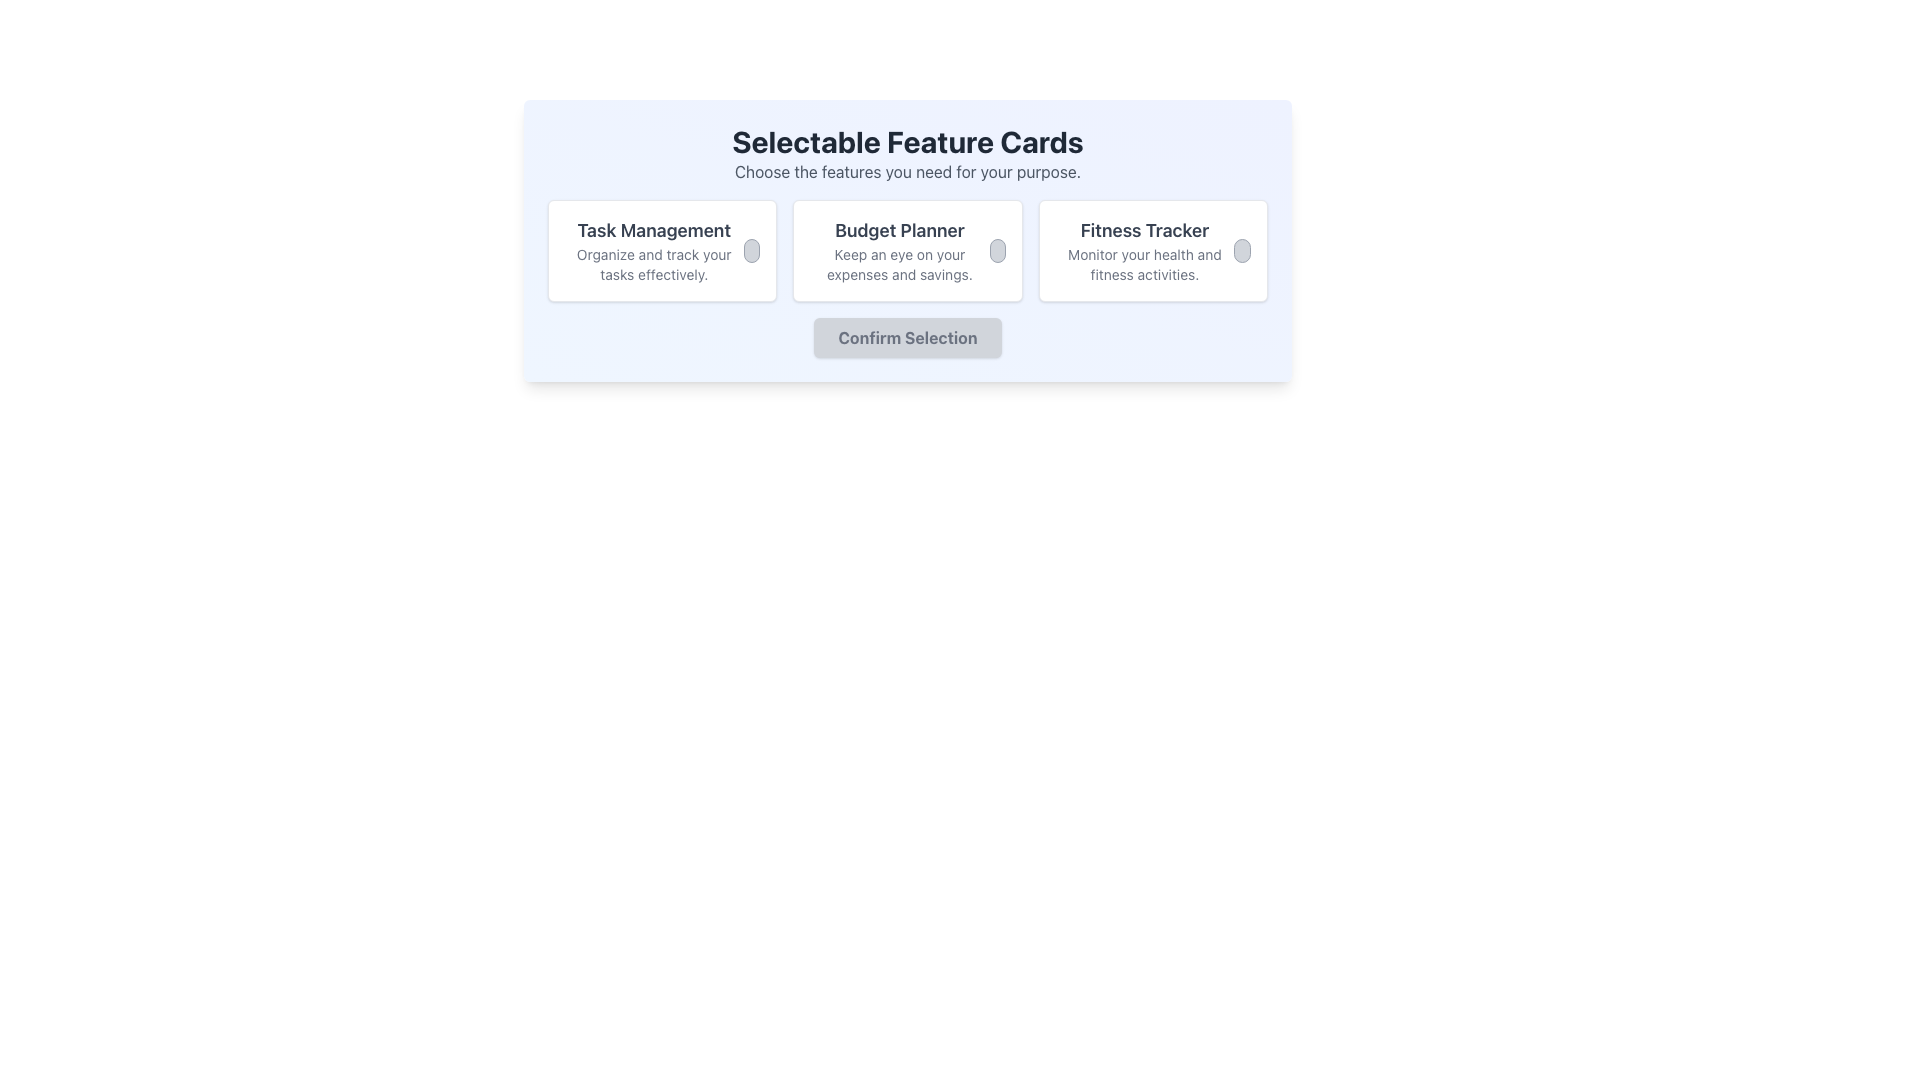  What do you see at coordinates (1144, 264) in the screenshot?
I see `the text element reading 'Monitor your health and fitness activities.' located beneath the 'Fitness Tracker' heading within the 'Fitness Tracker' card` at bounding box center [1144, 264].